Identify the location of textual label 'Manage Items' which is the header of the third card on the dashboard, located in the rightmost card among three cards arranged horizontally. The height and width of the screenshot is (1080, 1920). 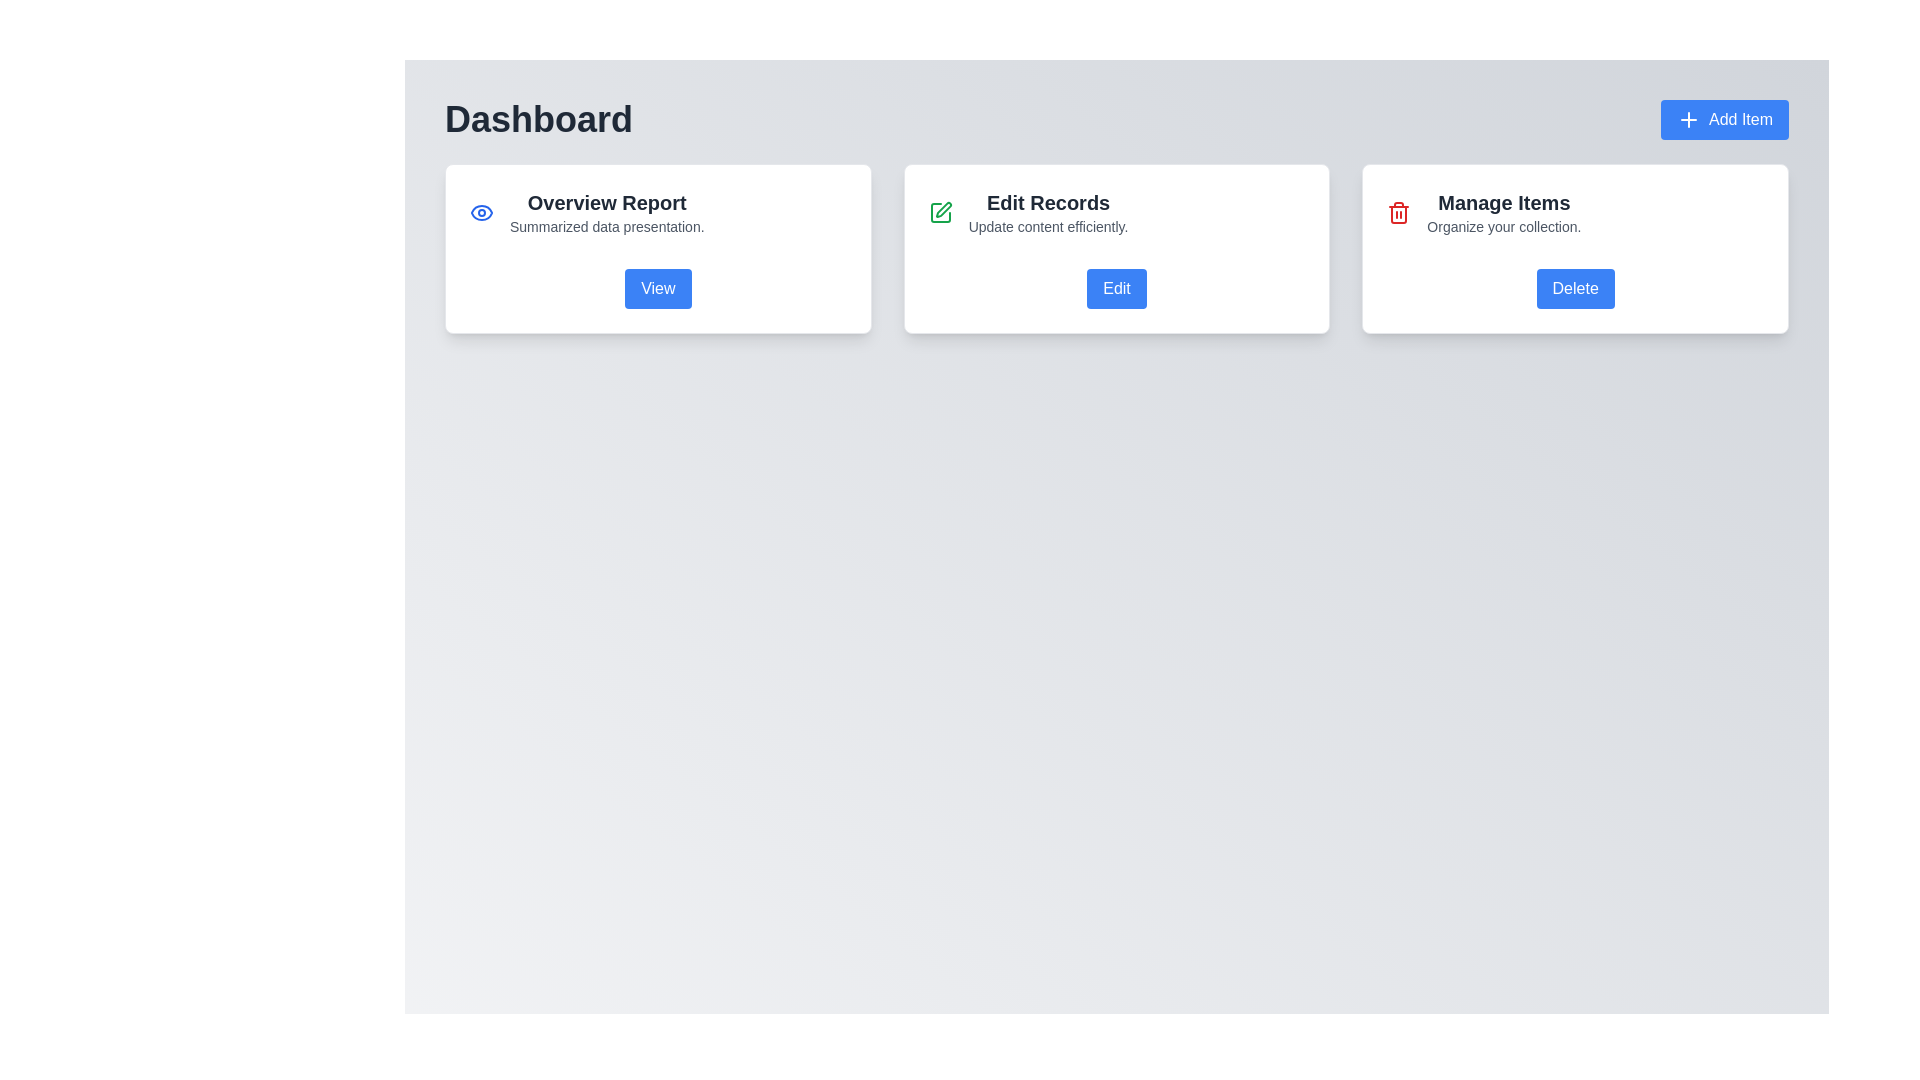
(1504, 212).